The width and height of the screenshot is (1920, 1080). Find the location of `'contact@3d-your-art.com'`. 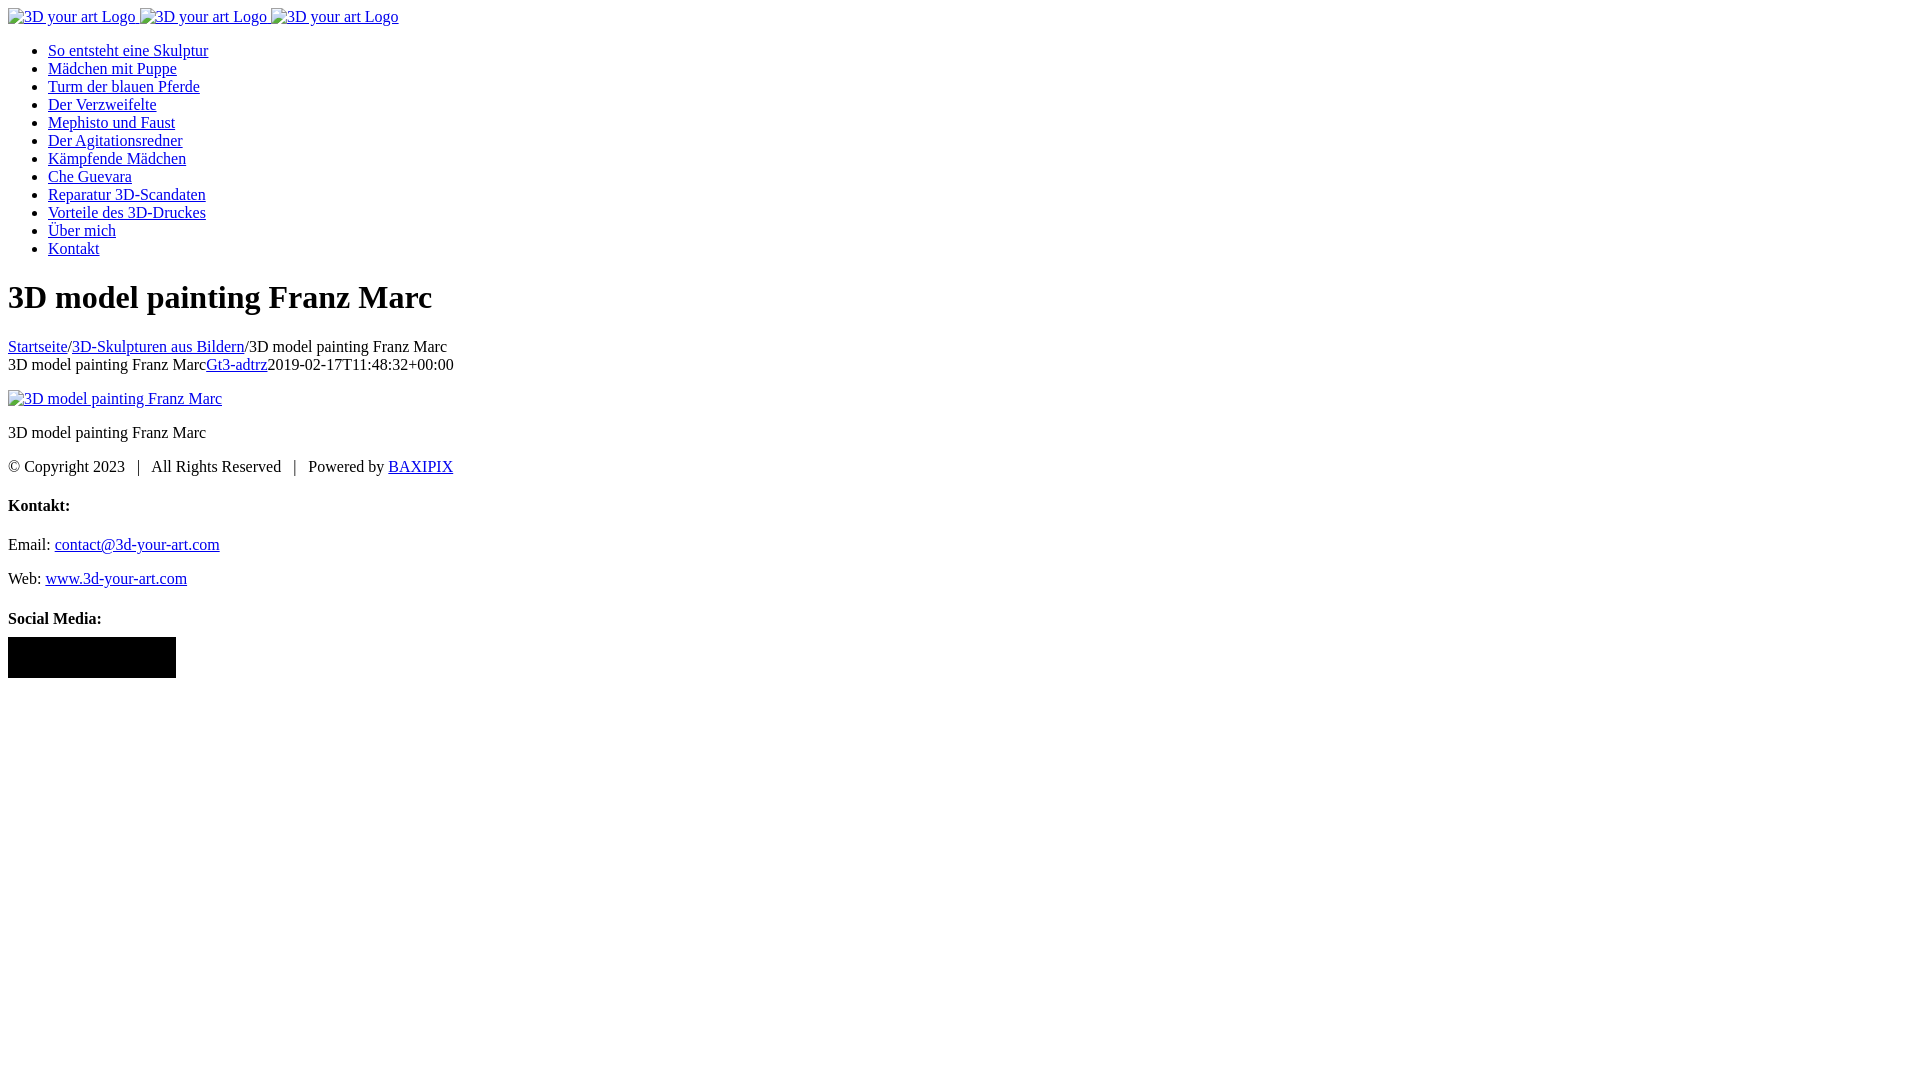

'contact@3d-your-art.com' is located at coordinates (136, 544).